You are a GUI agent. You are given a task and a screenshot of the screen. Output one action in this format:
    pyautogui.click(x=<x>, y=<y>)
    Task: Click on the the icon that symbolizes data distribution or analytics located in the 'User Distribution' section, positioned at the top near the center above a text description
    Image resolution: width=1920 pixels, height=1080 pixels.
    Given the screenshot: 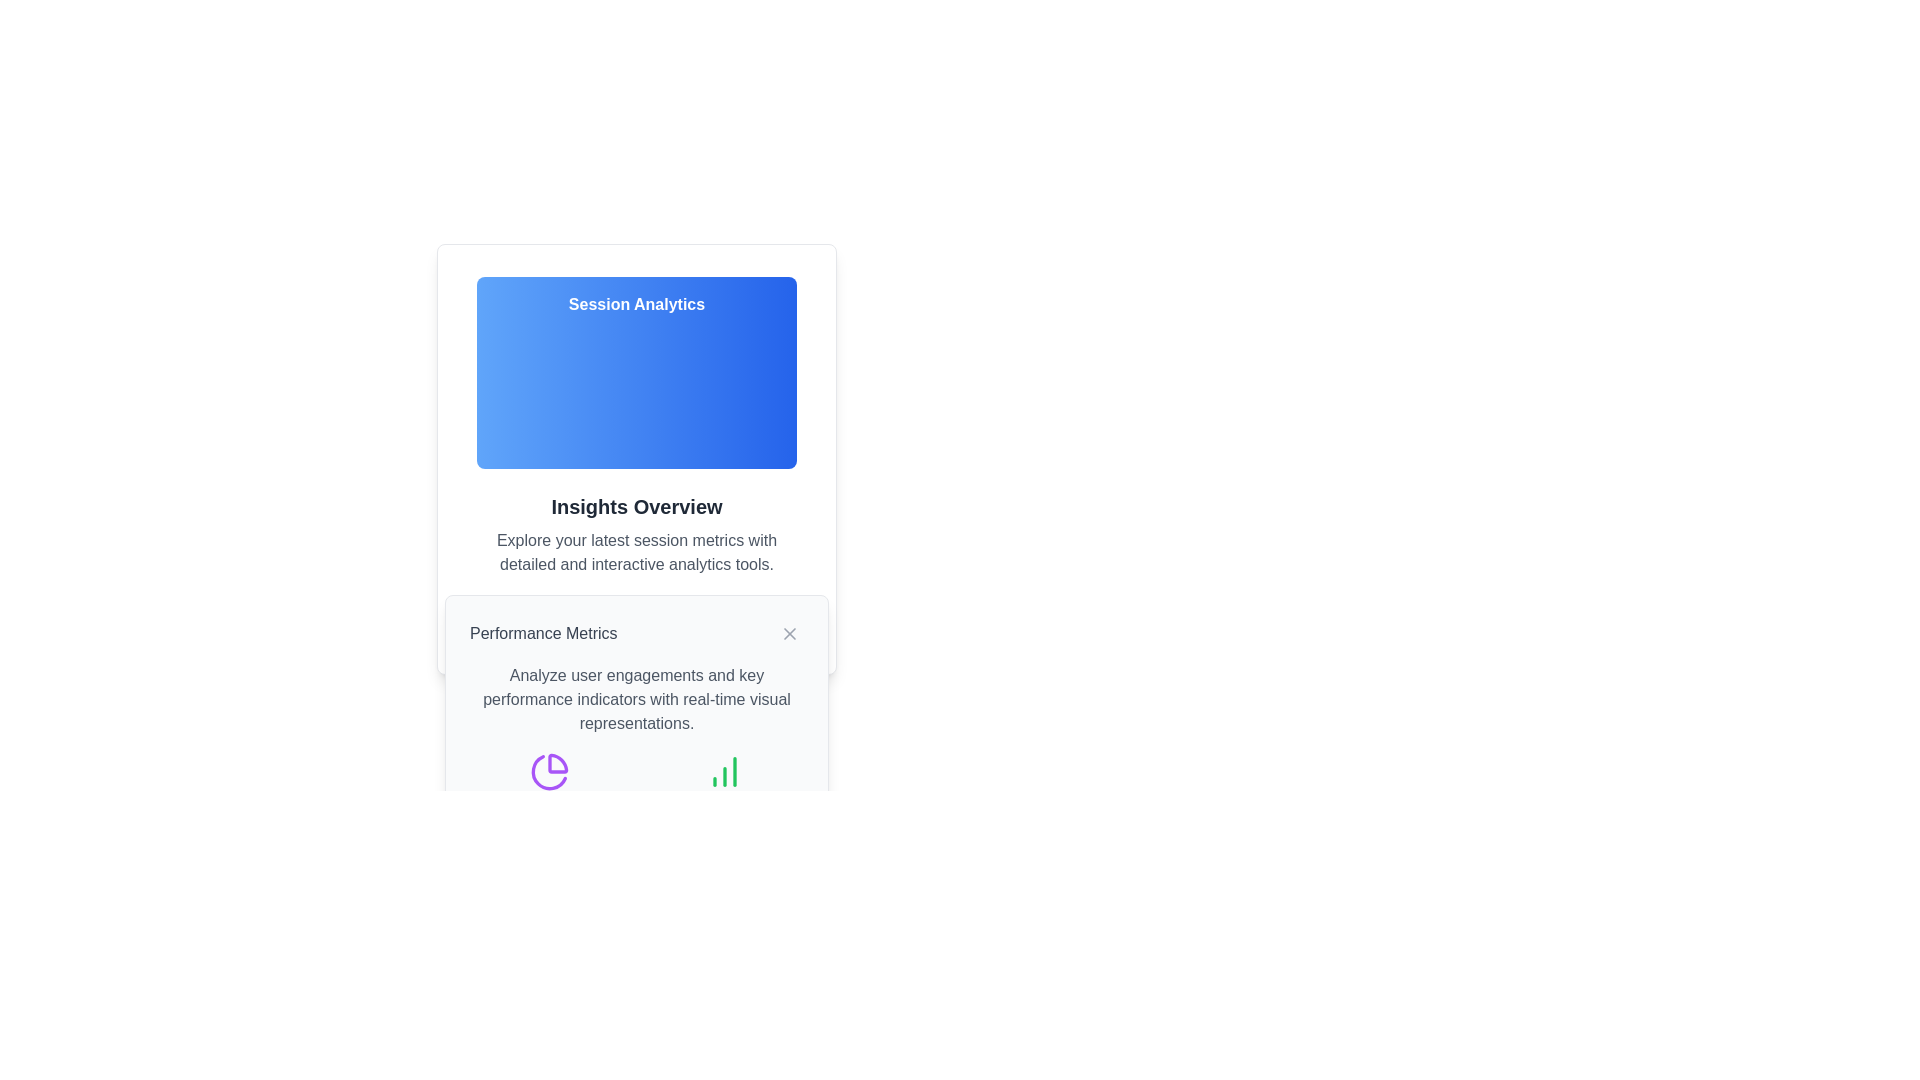 What is the action you would take?
    pyautogui.click(x=549, y=770)
    